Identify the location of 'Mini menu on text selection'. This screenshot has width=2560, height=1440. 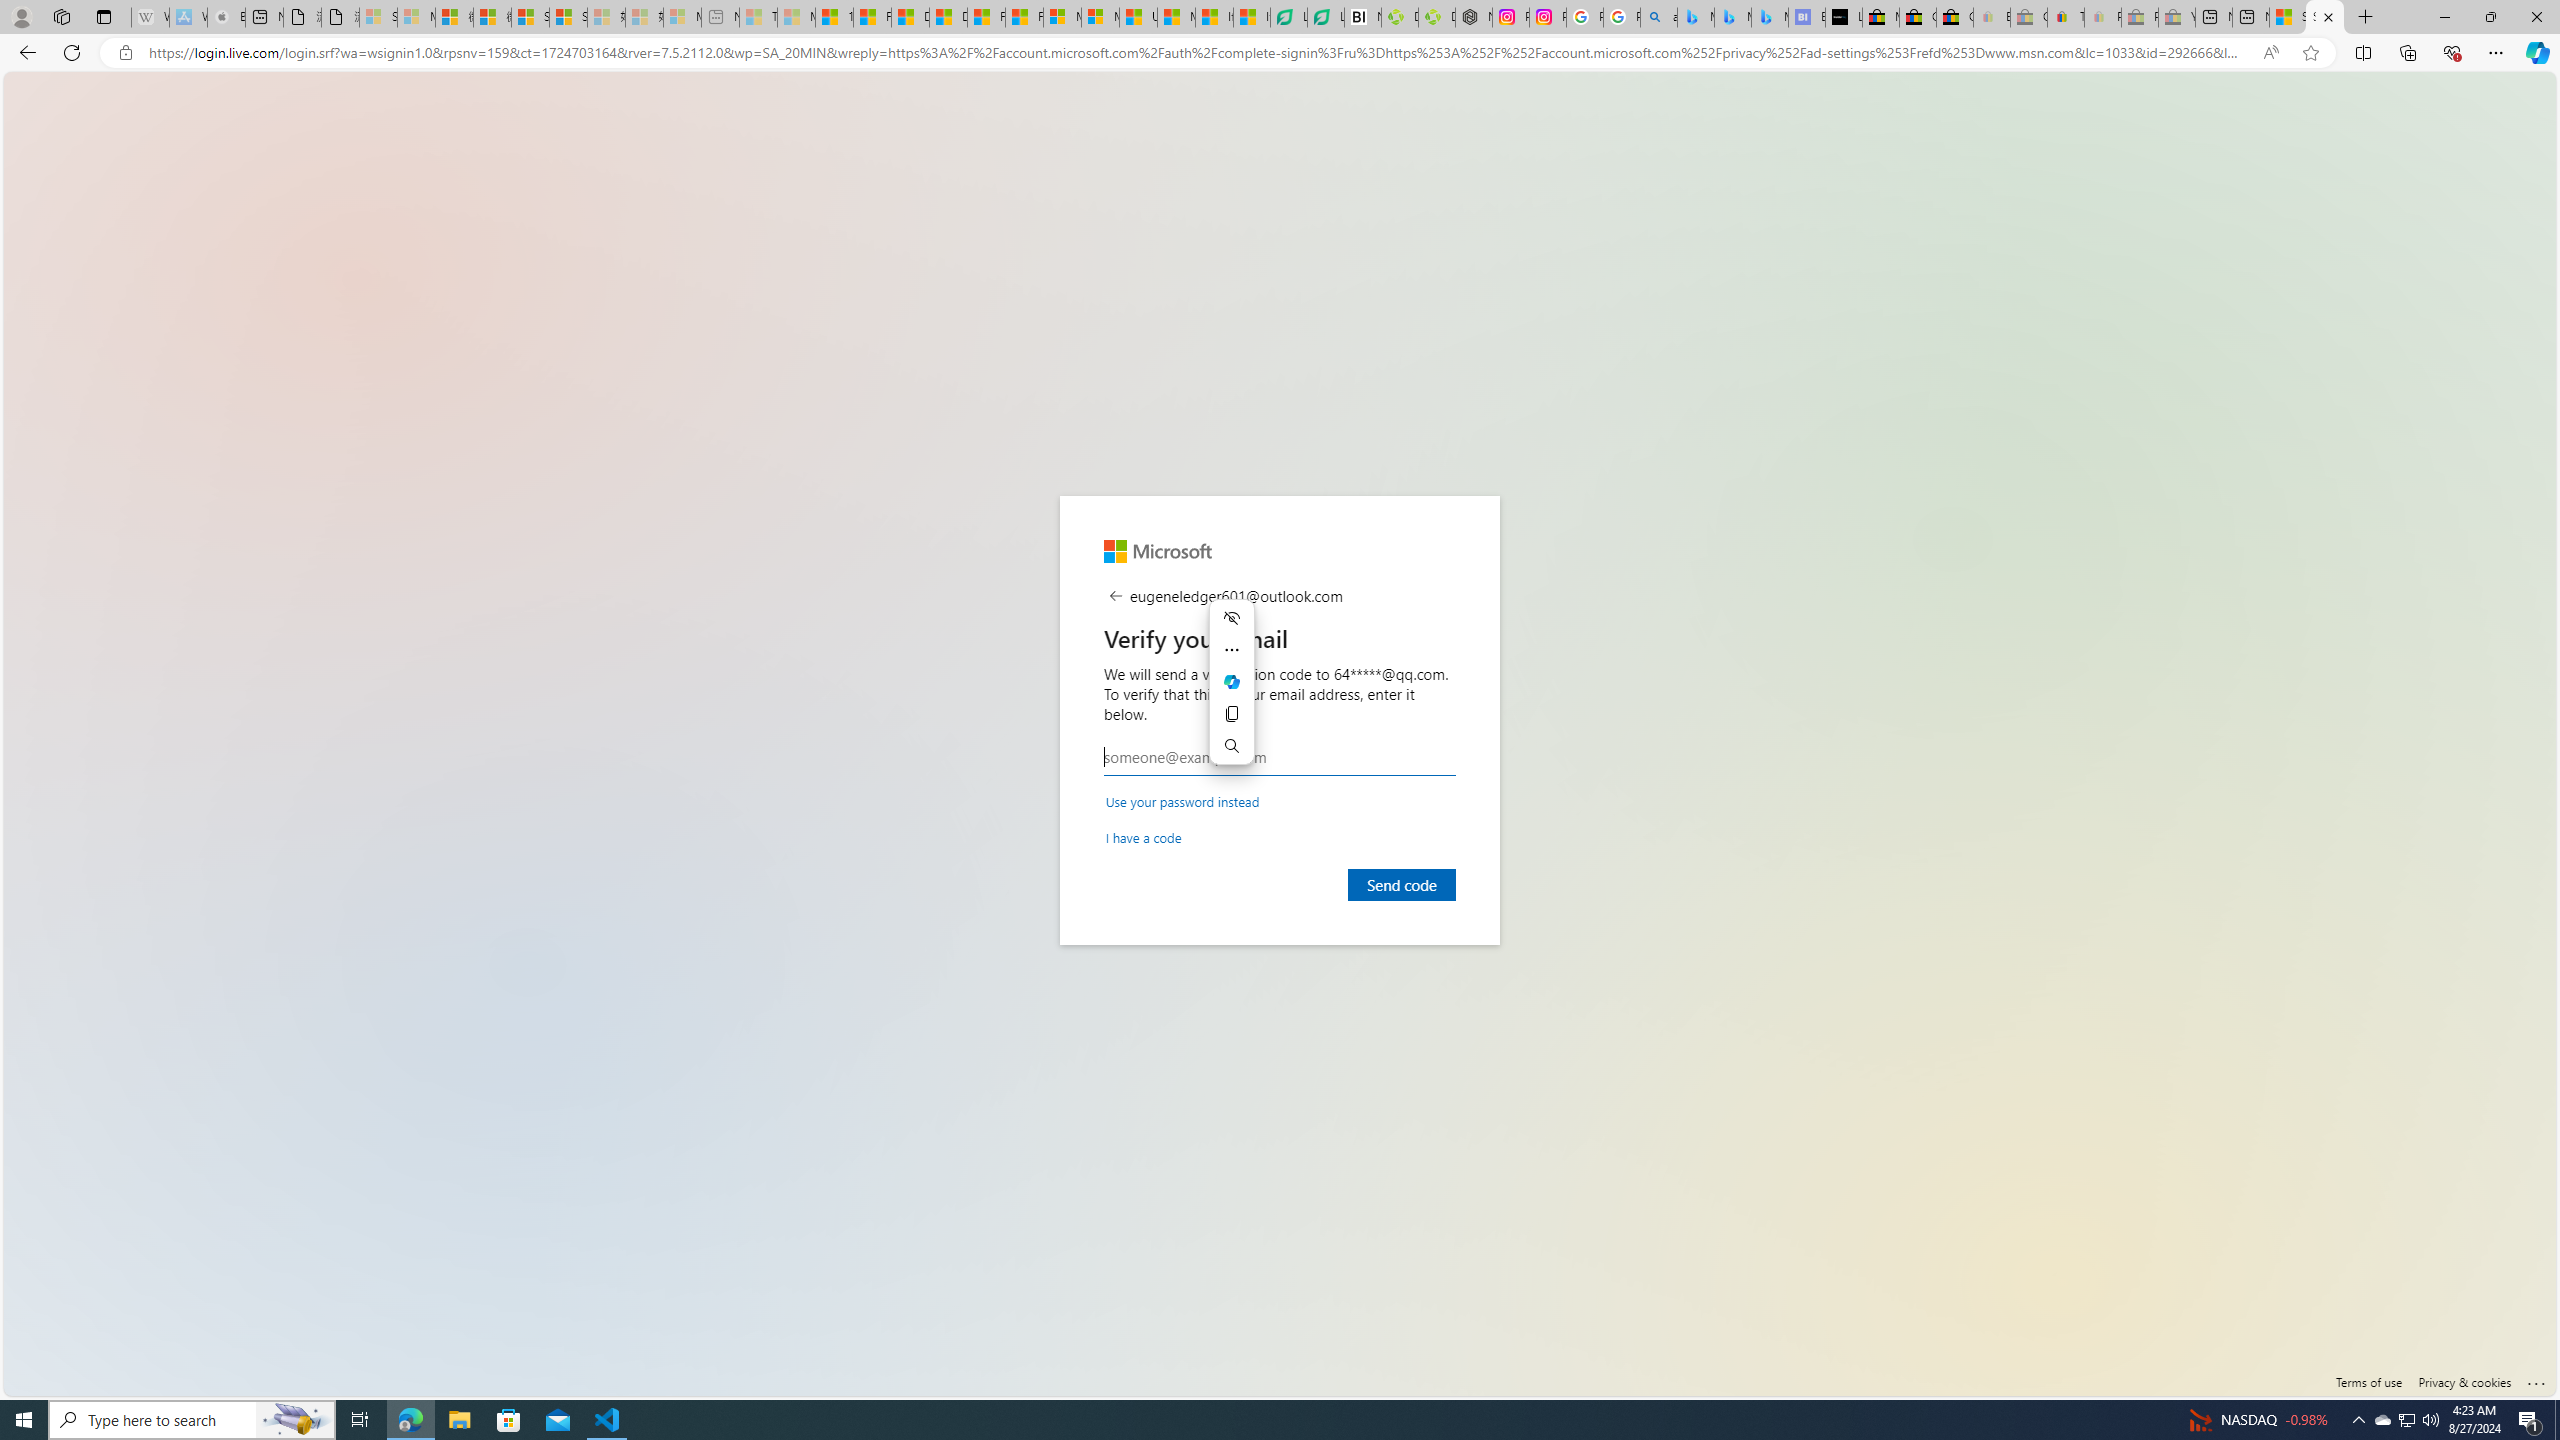
(1231, 681).